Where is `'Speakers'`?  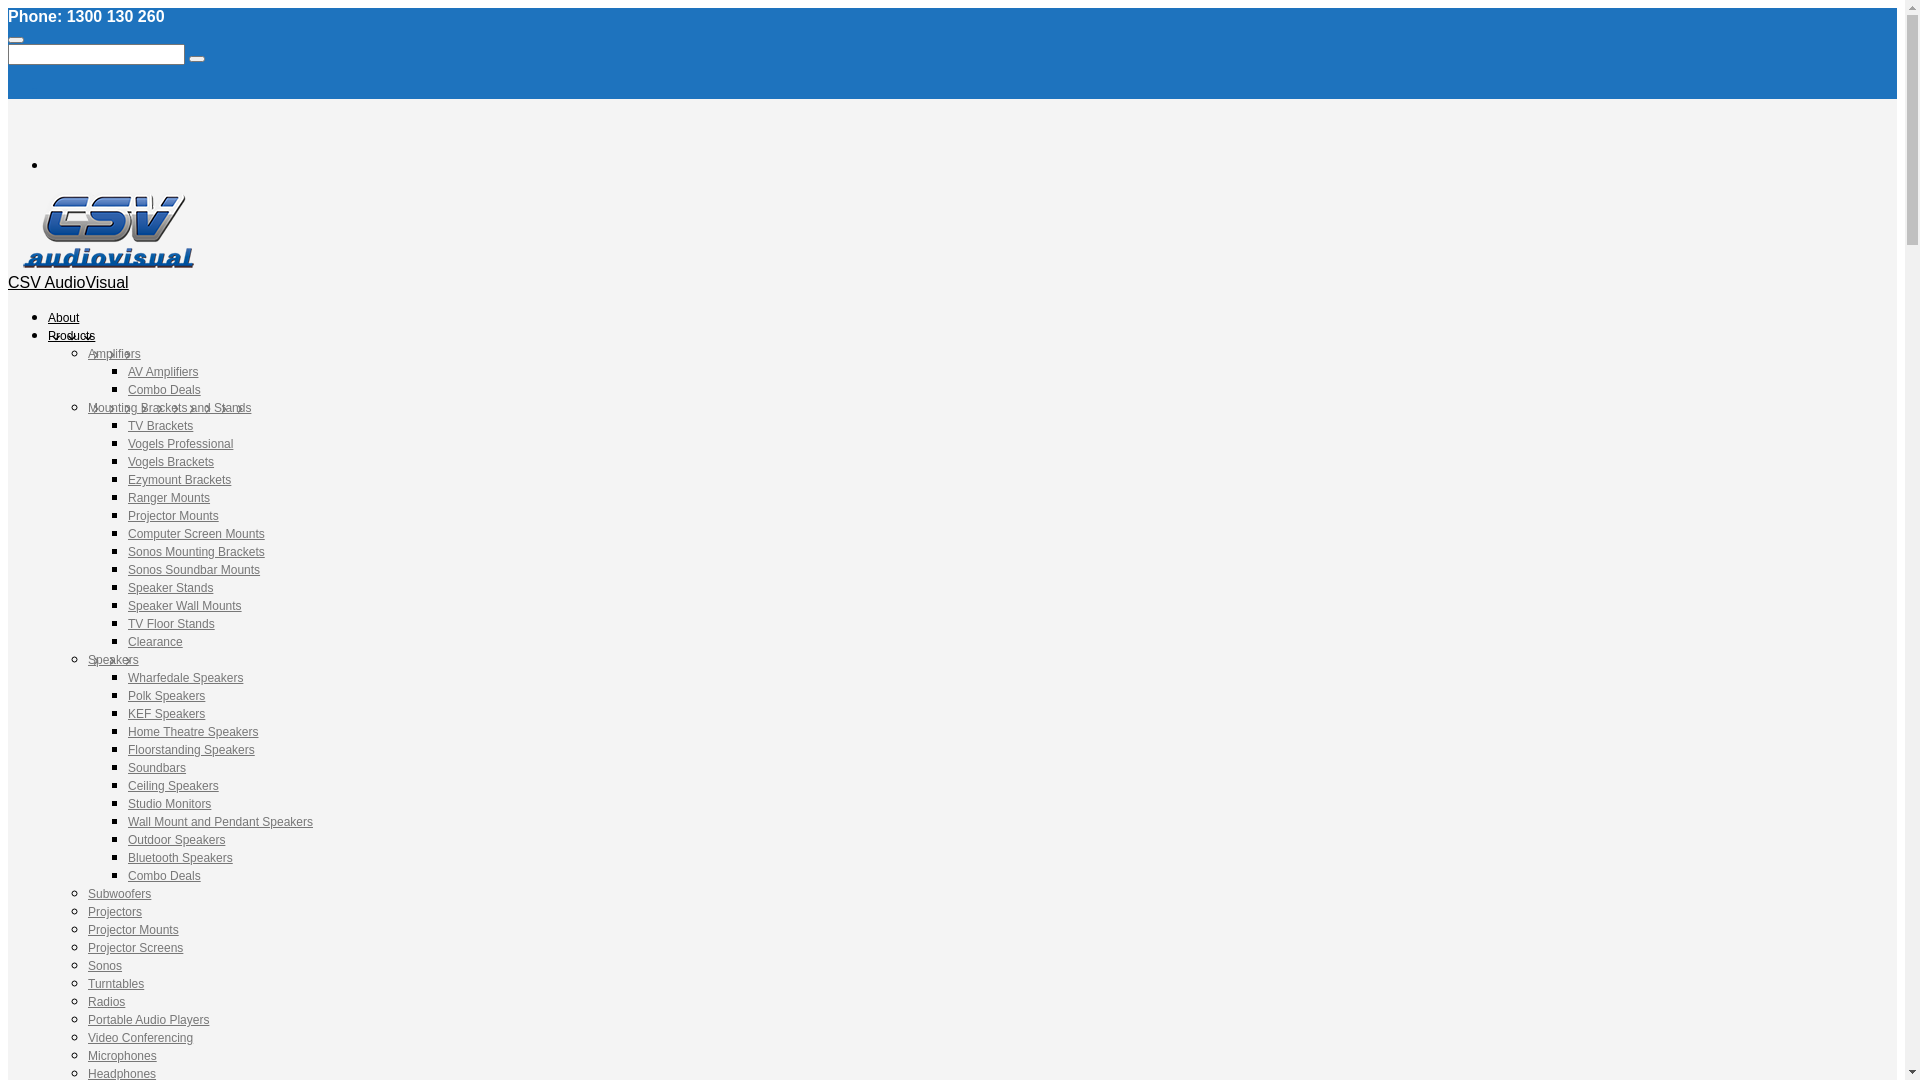 'Speakers' is located at coordinates (112, 659).